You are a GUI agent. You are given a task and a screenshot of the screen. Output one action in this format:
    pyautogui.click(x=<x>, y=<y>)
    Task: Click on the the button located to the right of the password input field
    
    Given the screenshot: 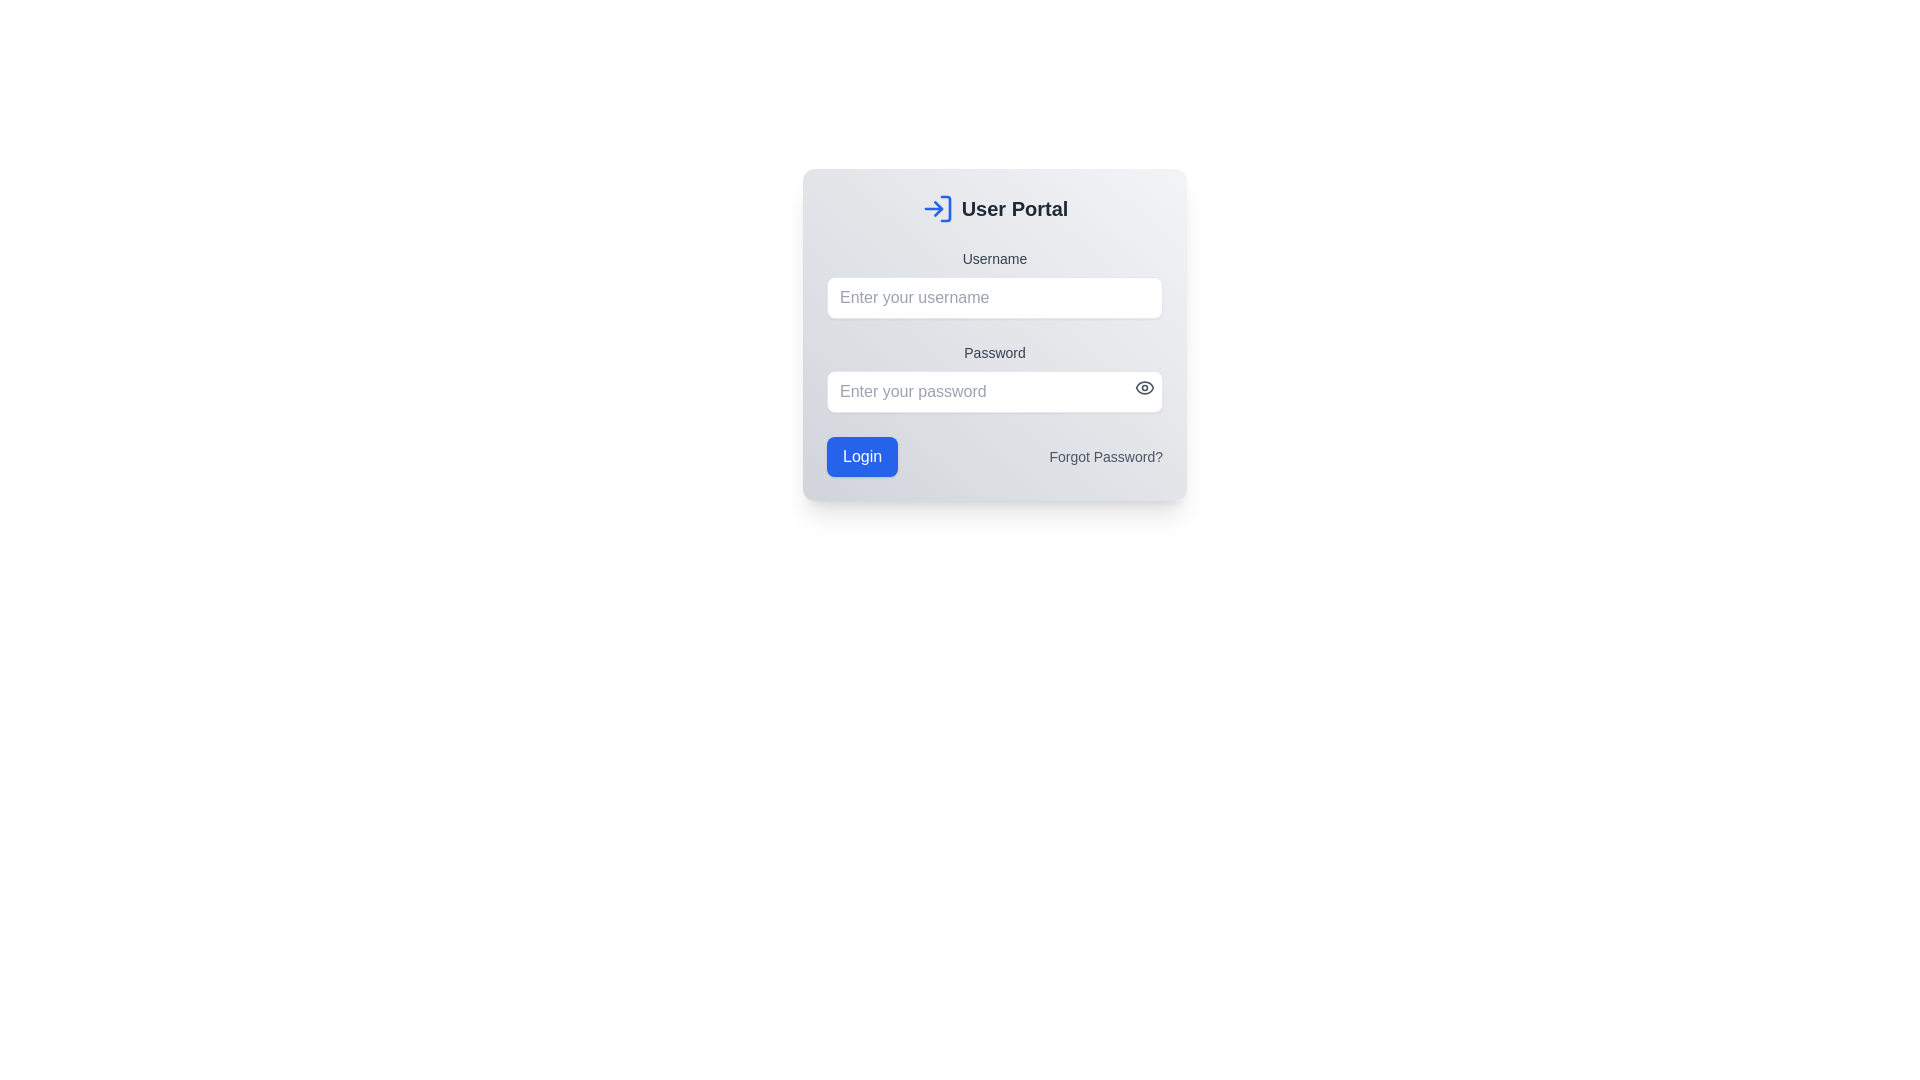 What is the action you would take?
    pyautogui.click(x=1145, y=388)
    